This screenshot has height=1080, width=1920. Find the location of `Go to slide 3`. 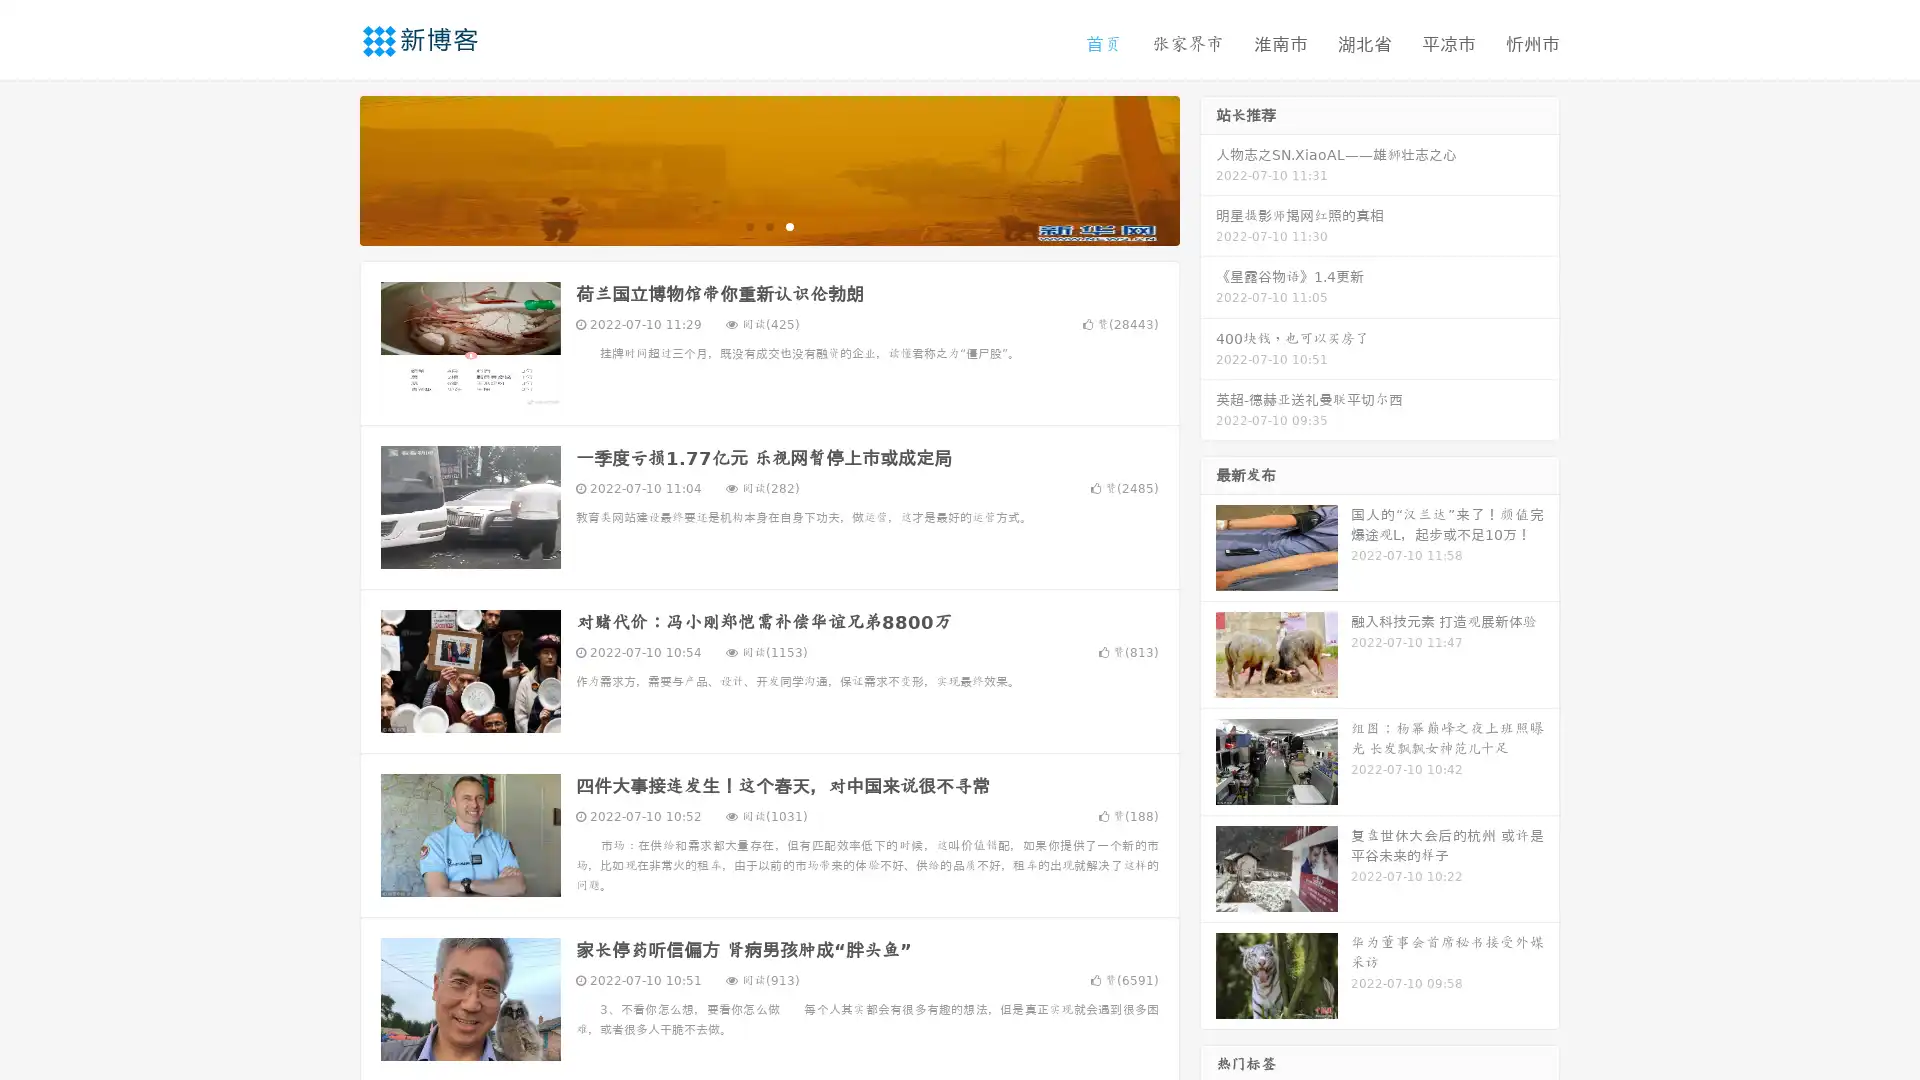

Go to slide 3 is located at coordinates (789, 225).